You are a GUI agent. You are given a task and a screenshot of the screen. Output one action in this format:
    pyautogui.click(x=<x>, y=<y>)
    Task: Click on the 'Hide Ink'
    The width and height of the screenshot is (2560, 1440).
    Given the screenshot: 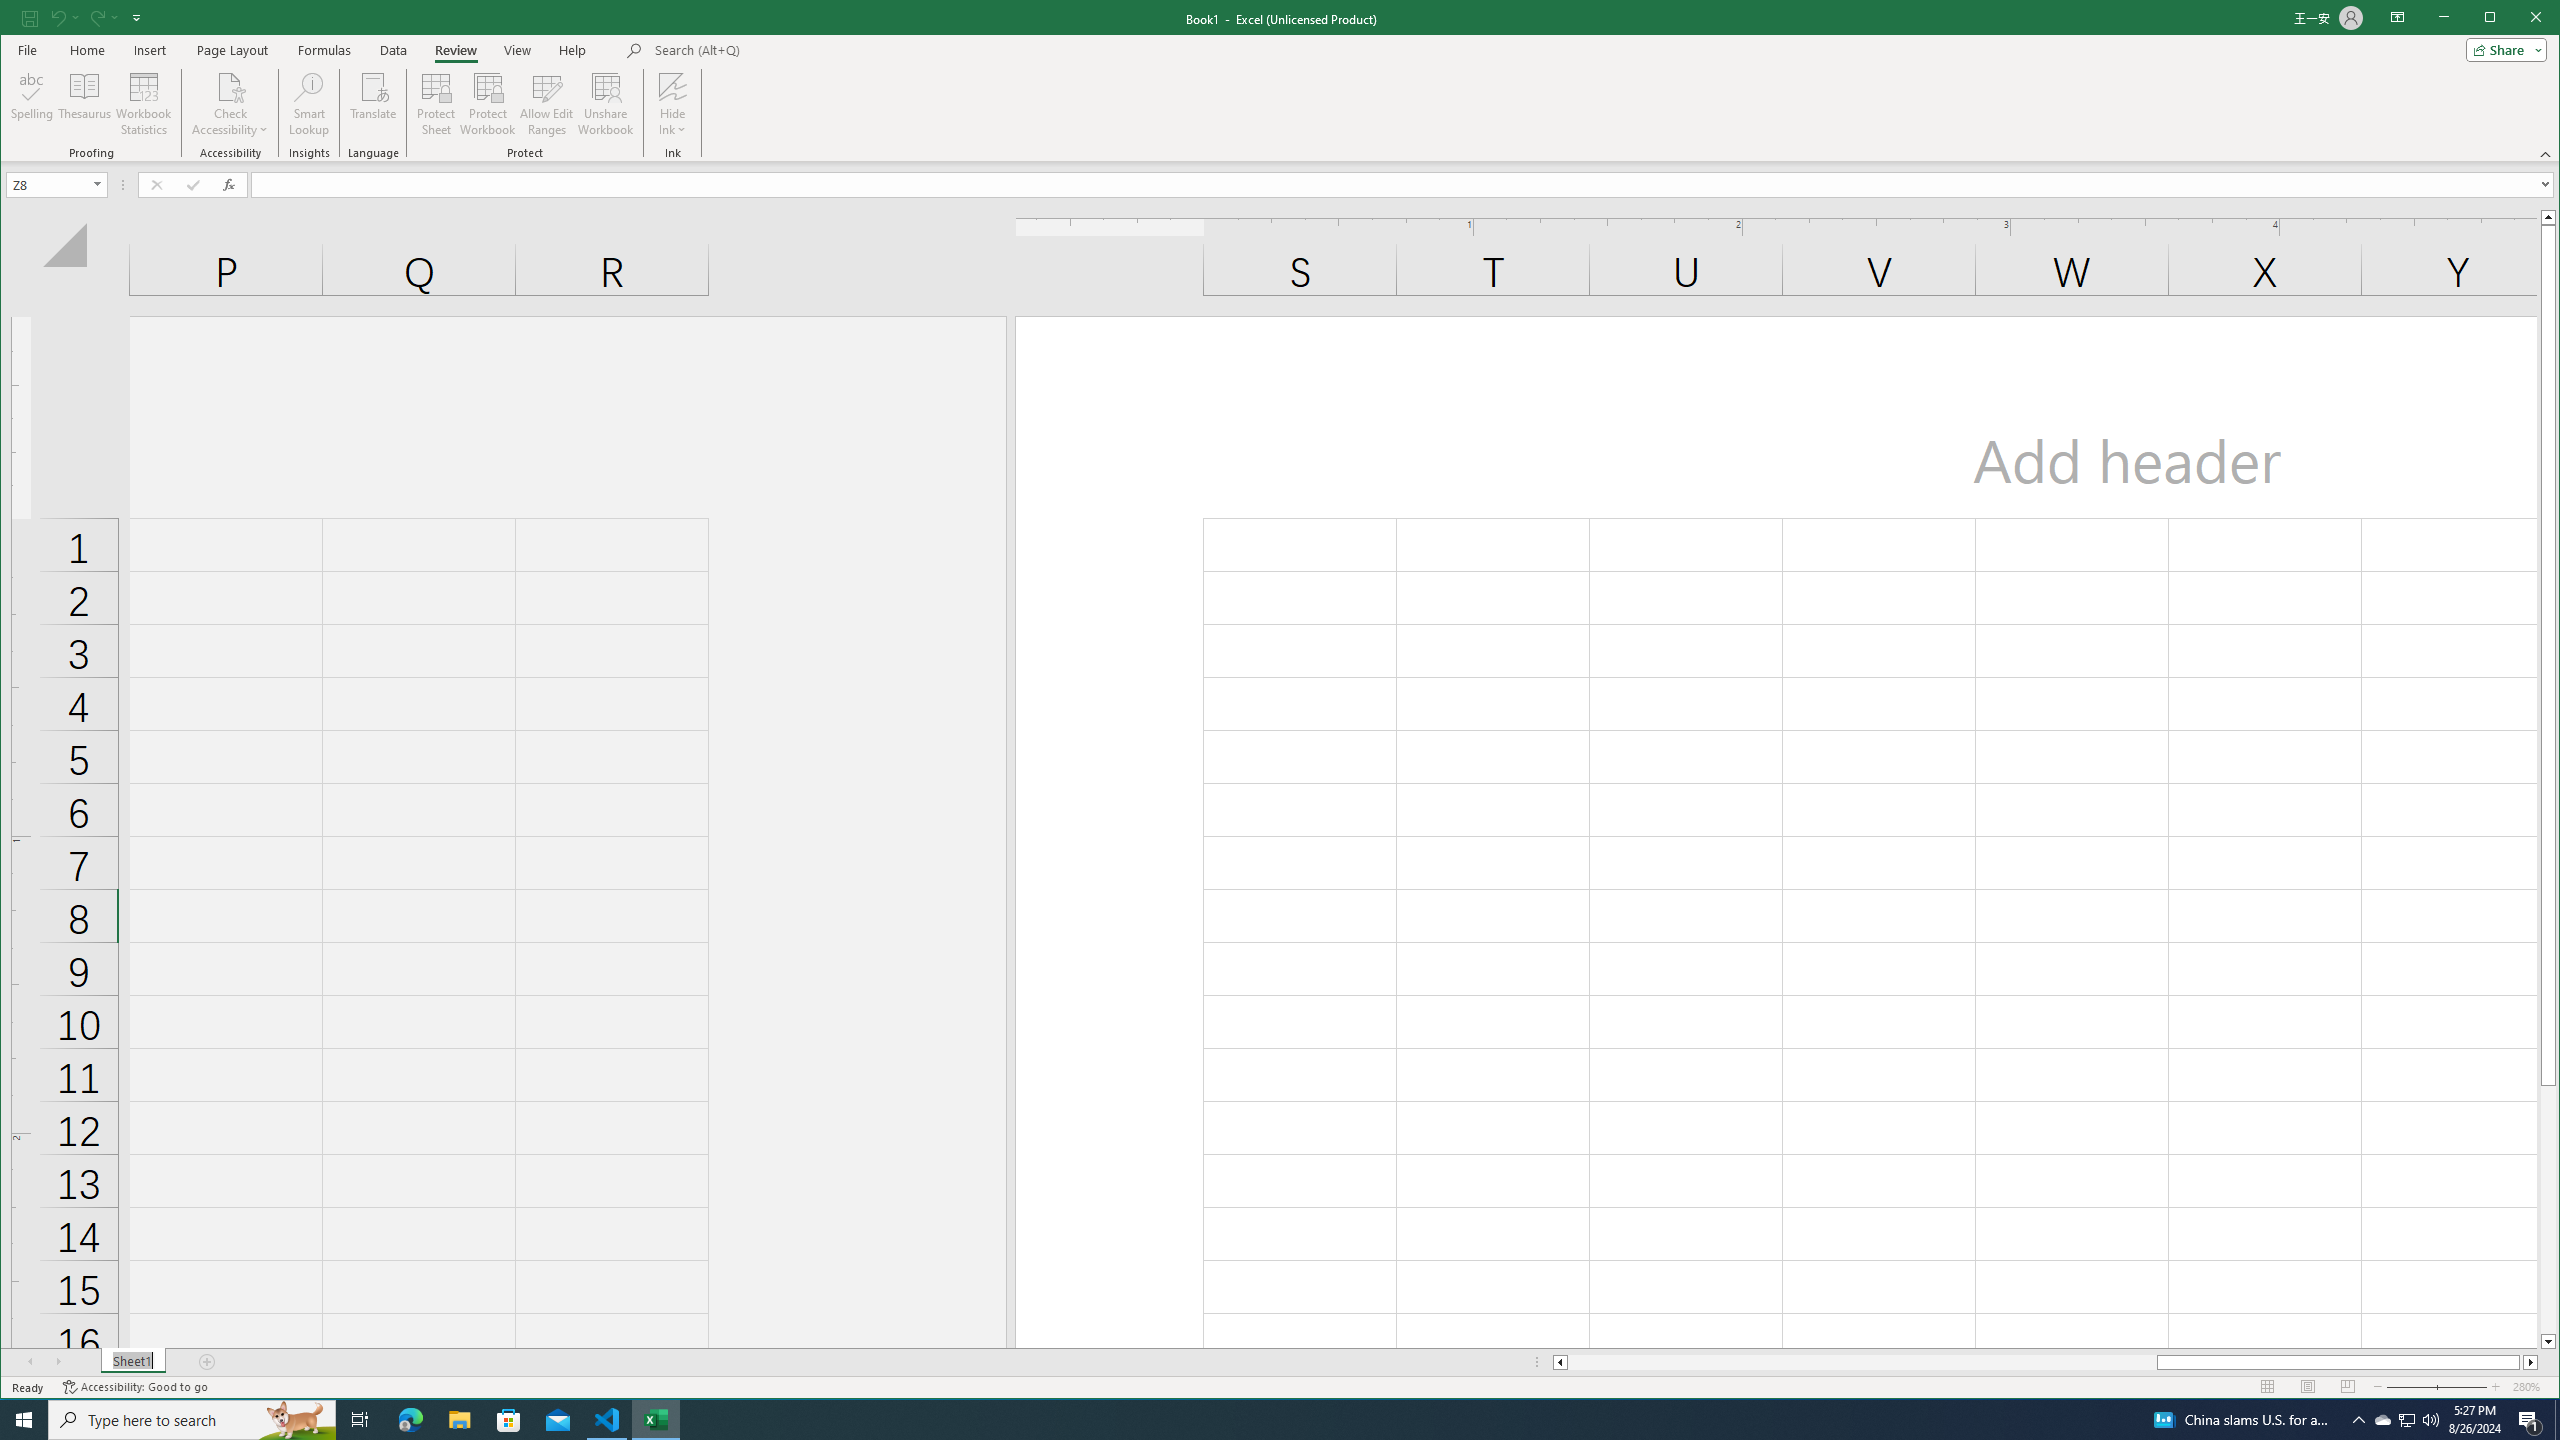 What is the action you would take?
    pyautogui.click(x=672, y=85)
    